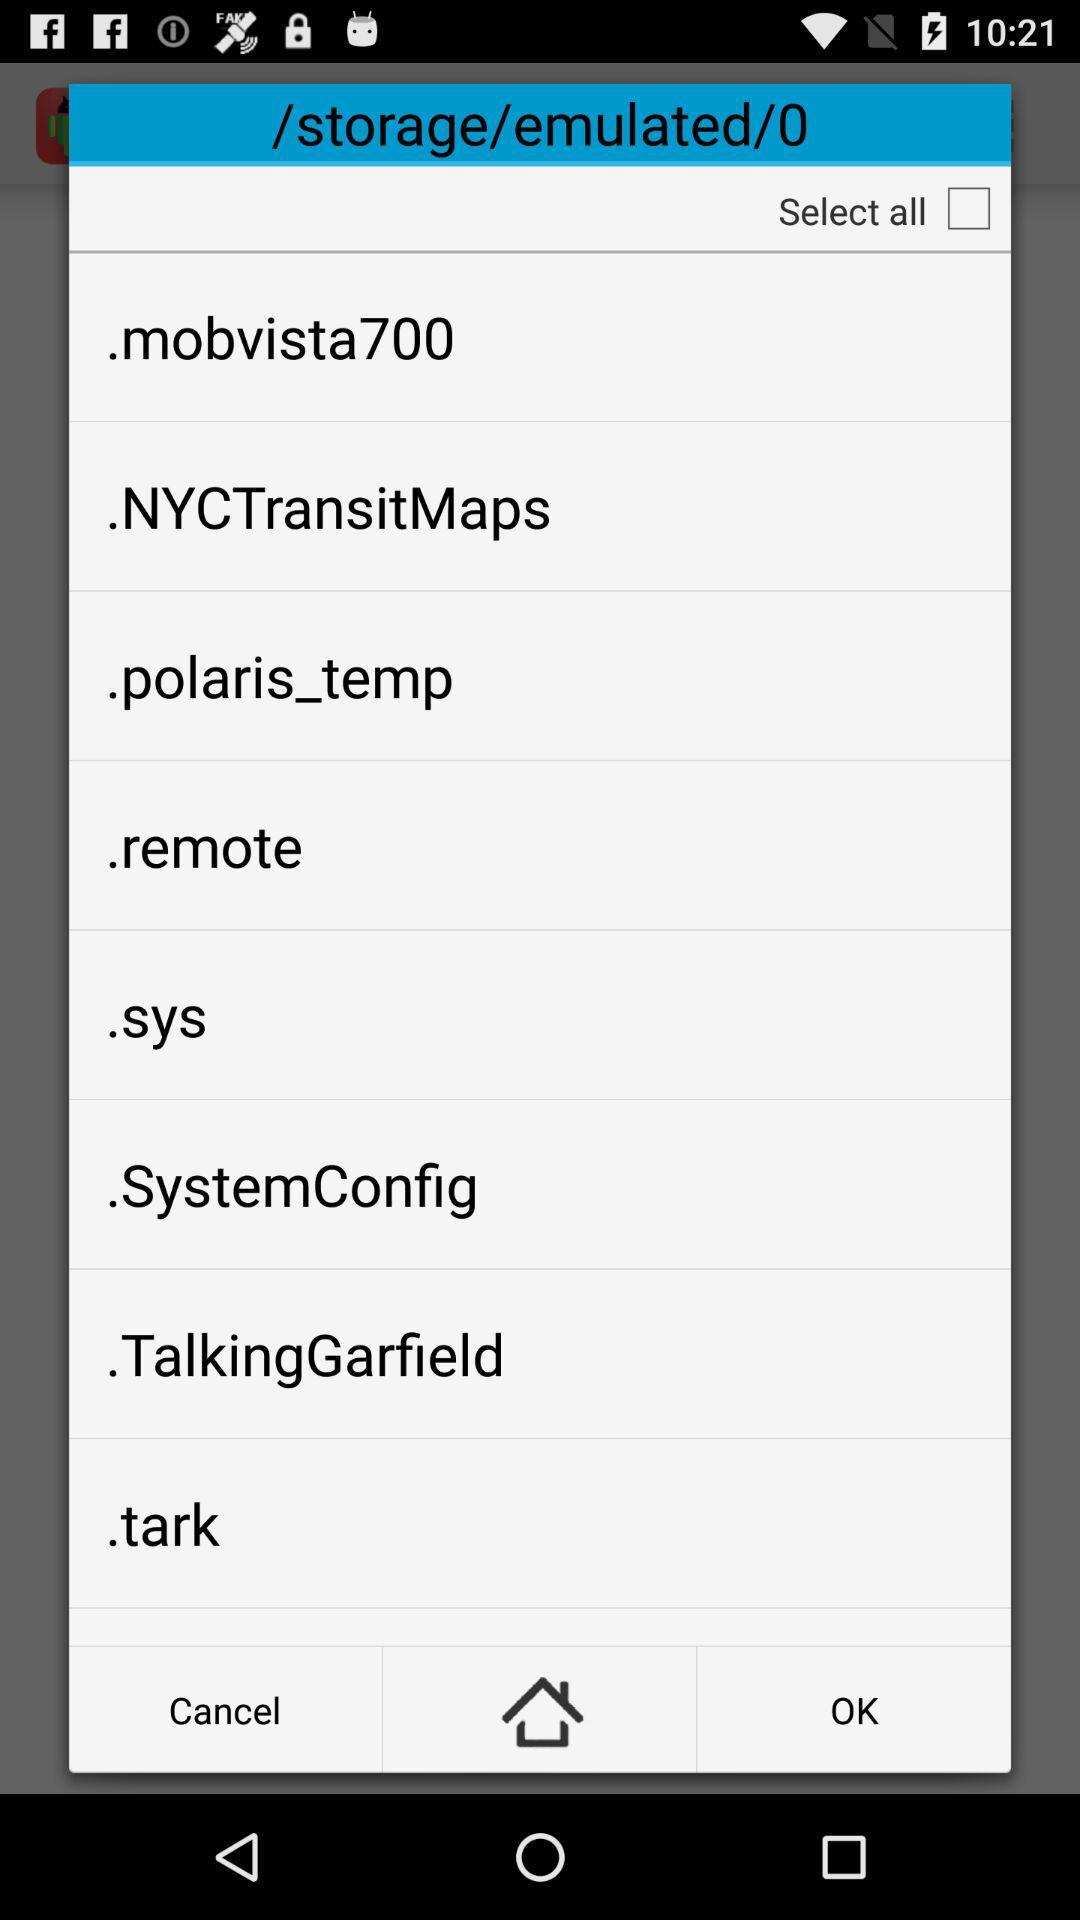 Image resolution: width=1080 pixels, height=1920 pixels. Describe the element at coordinates (538, 1708) in the screenshot. I see `button` at that location.